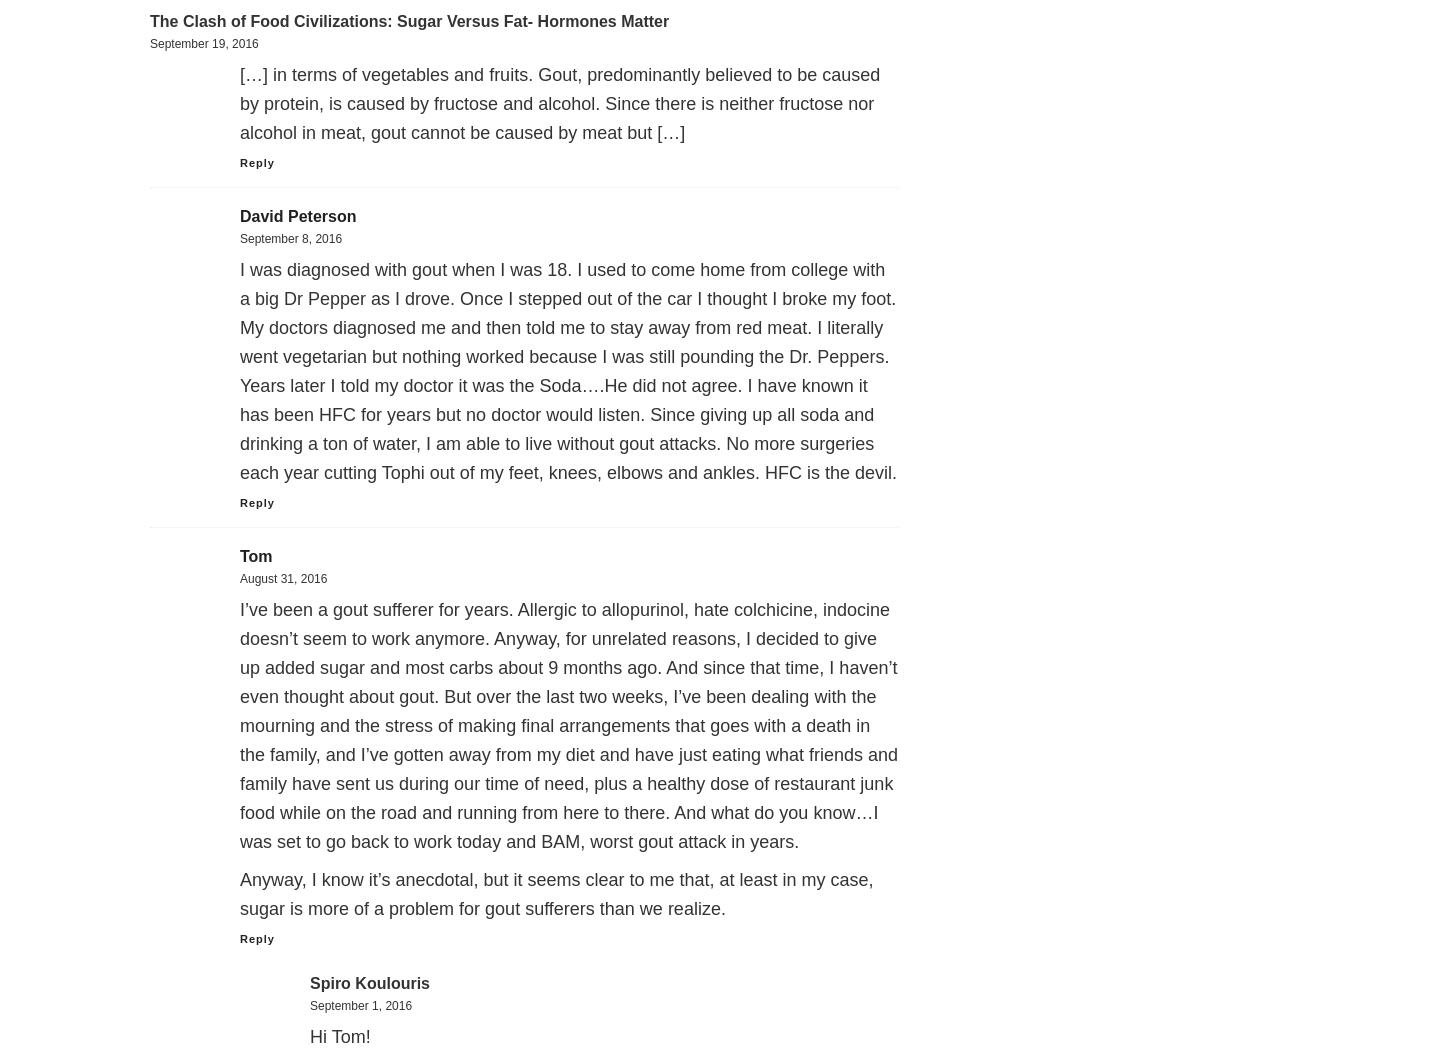  What do you see at coordinates (255, 555) in the screenshot?
I see `'Tom'` at bounding box center [255, 555].